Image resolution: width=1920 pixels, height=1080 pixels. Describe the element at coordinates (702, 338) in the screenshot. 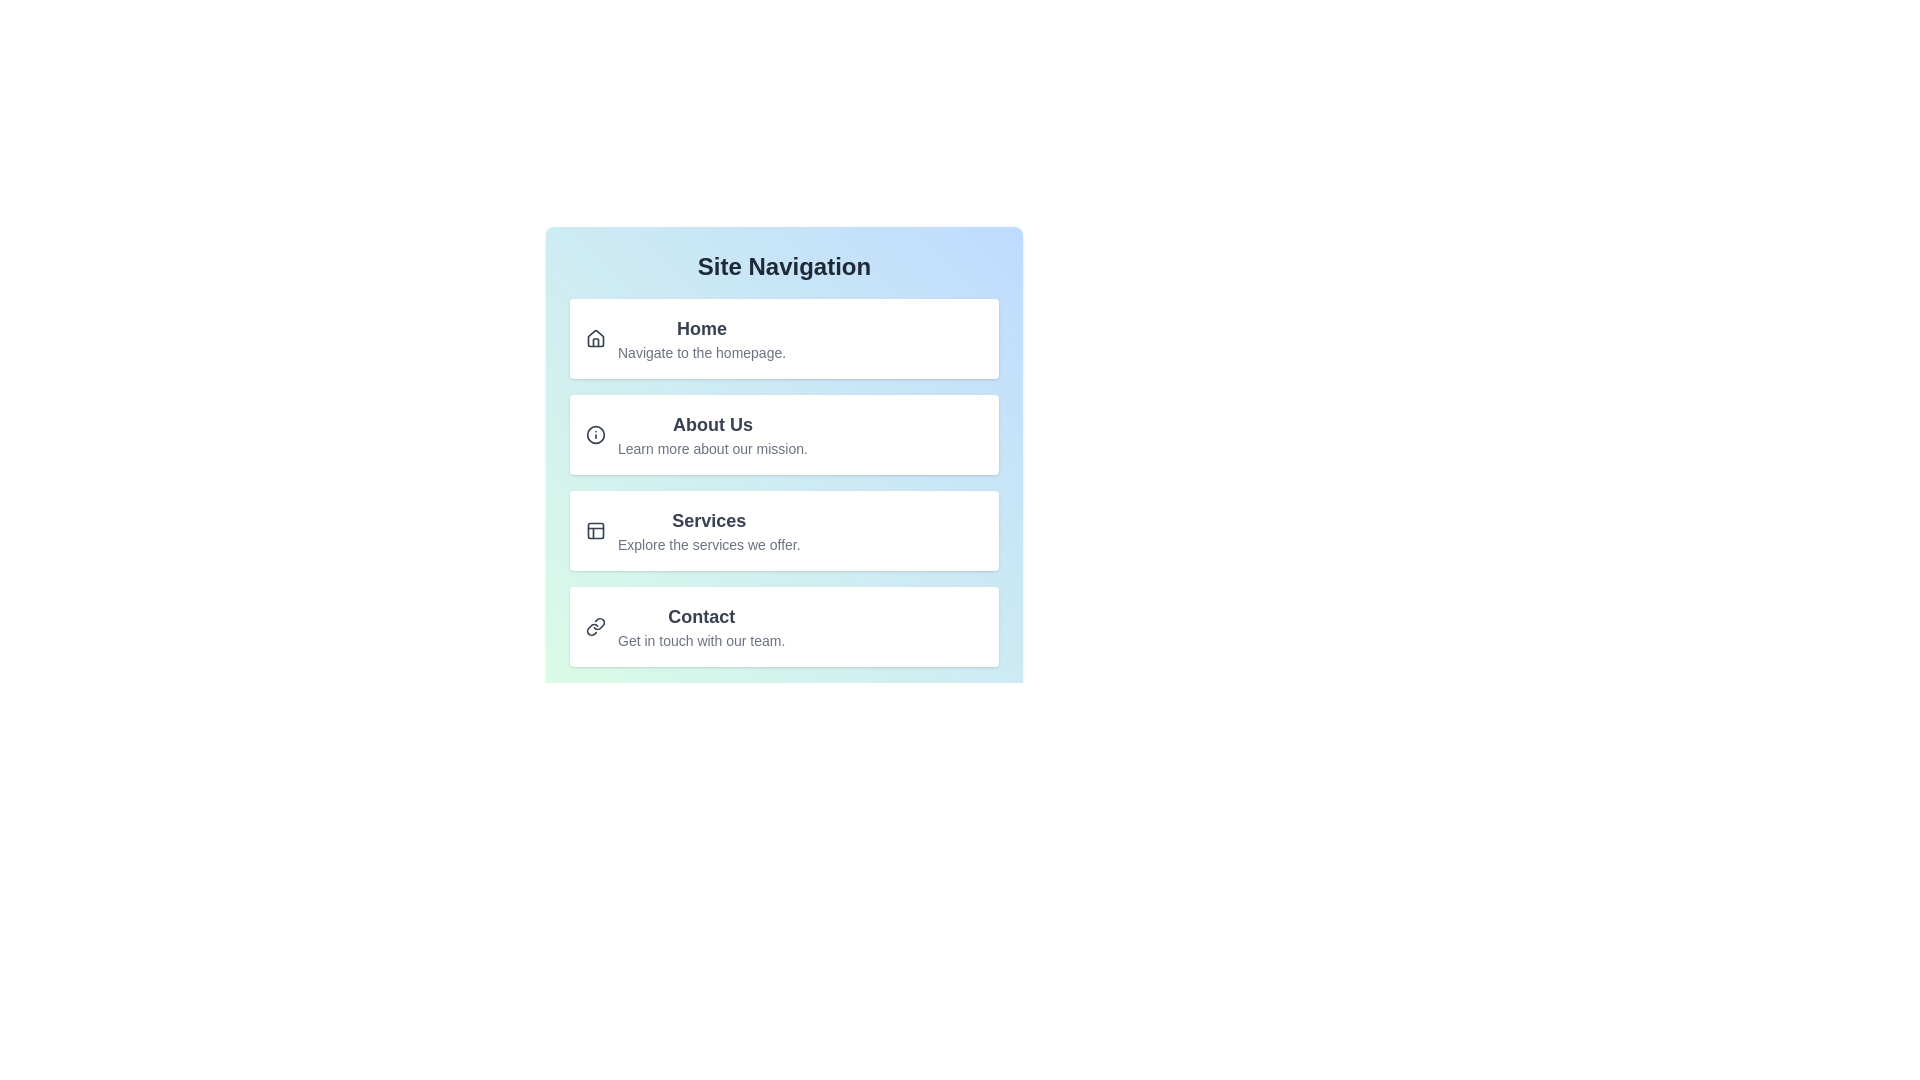

I see `the 'Home' text hyperlink in the navigation menu` at that location.